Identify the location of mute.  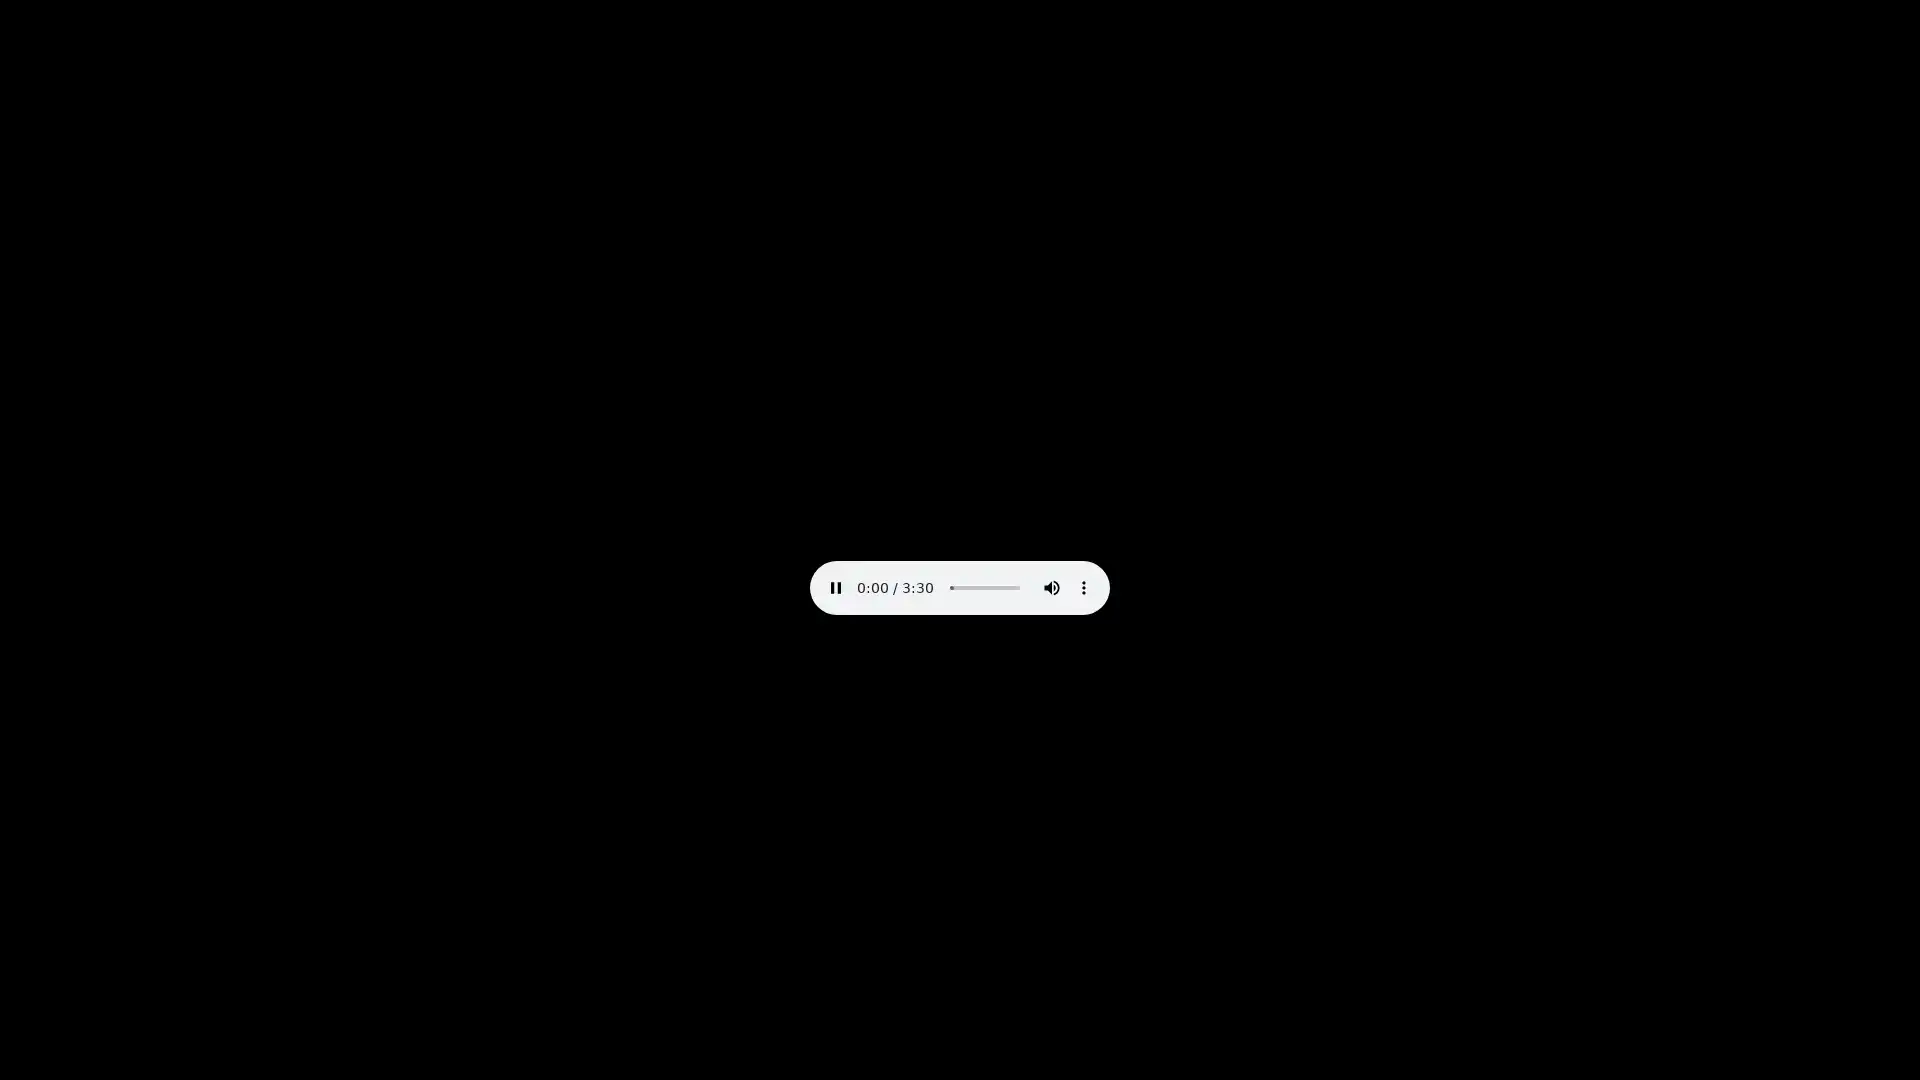
(1050, 586).